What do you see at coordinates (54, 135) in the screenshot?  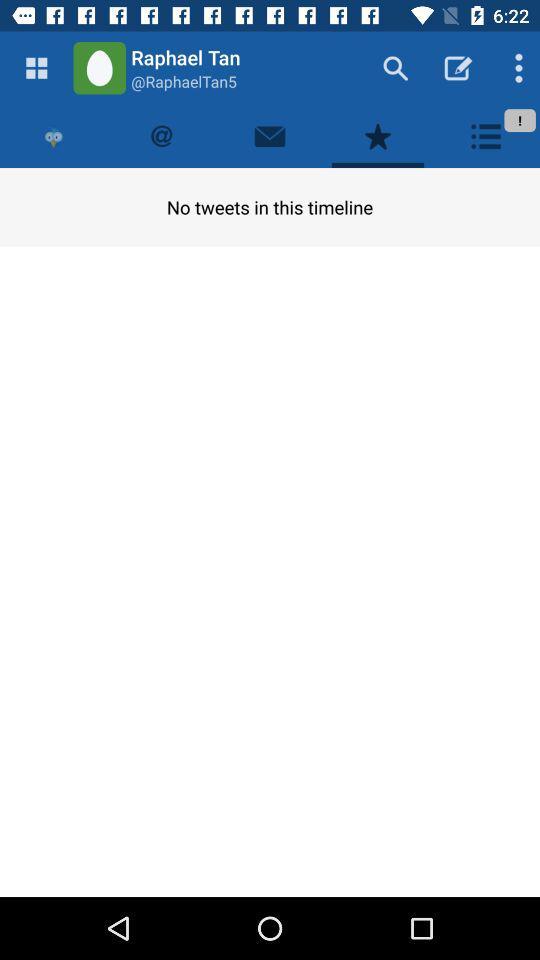 I see `icon above no tweets in` at bounding box center [54, 135].